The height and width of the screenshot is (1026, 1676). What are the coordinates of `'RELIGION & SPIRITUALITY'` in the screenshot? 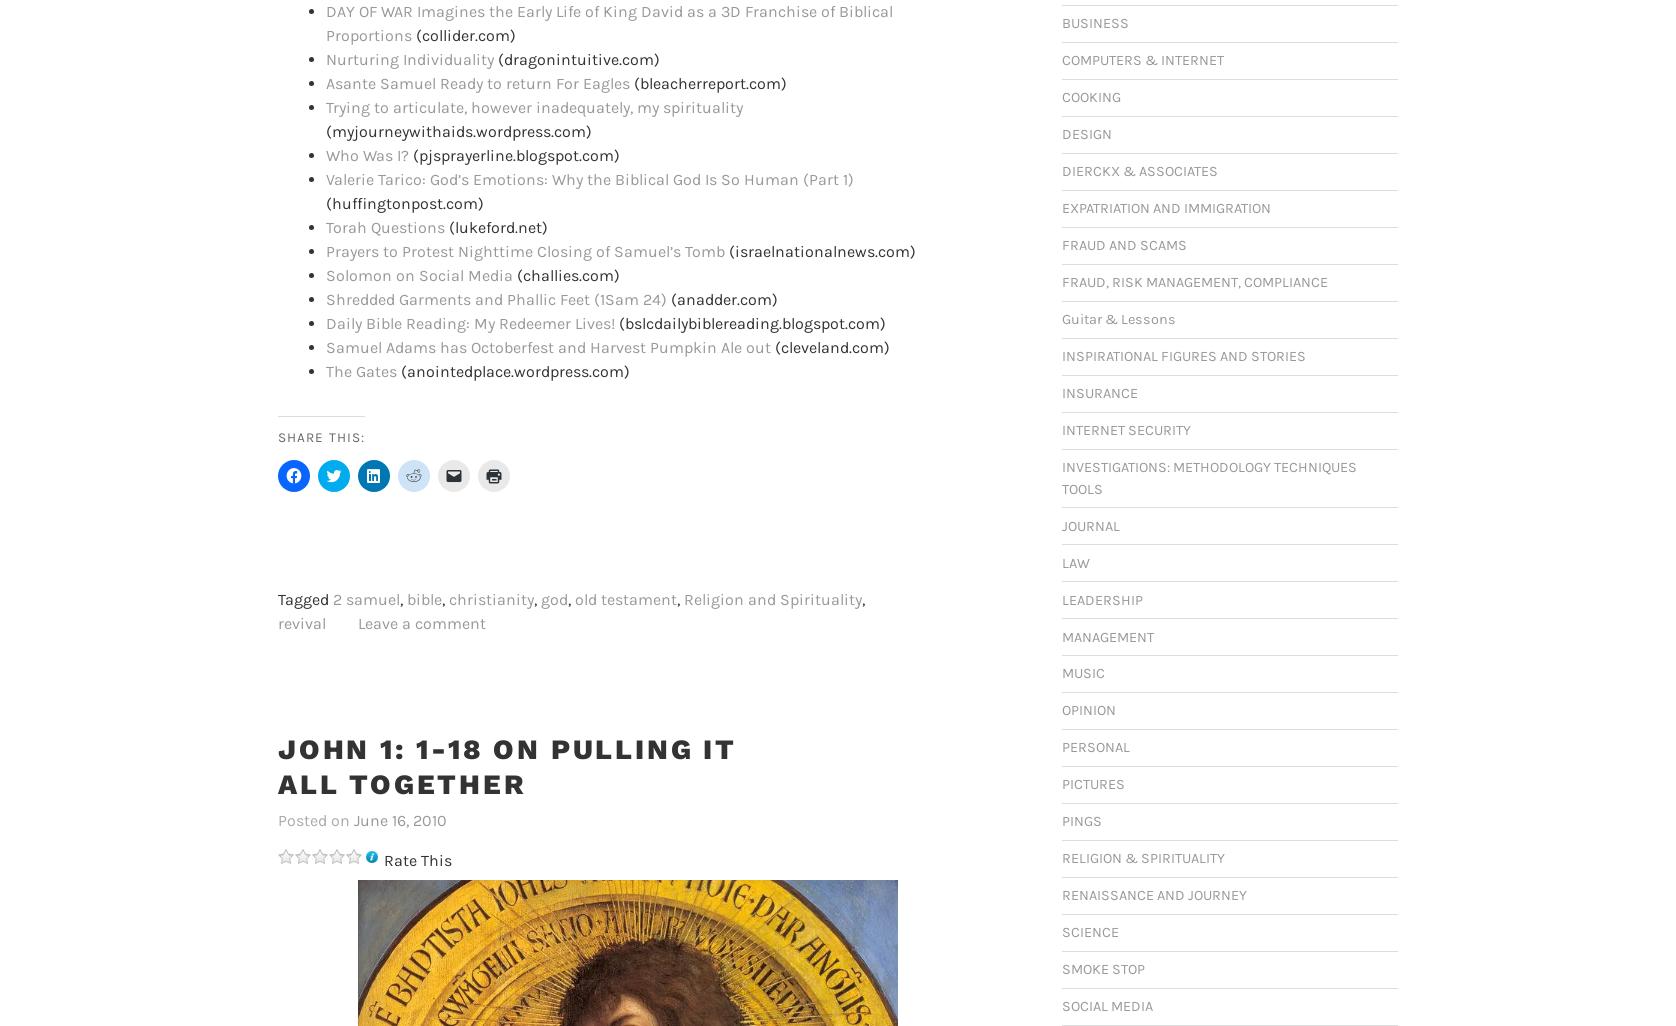 It's located at (1142, 858).